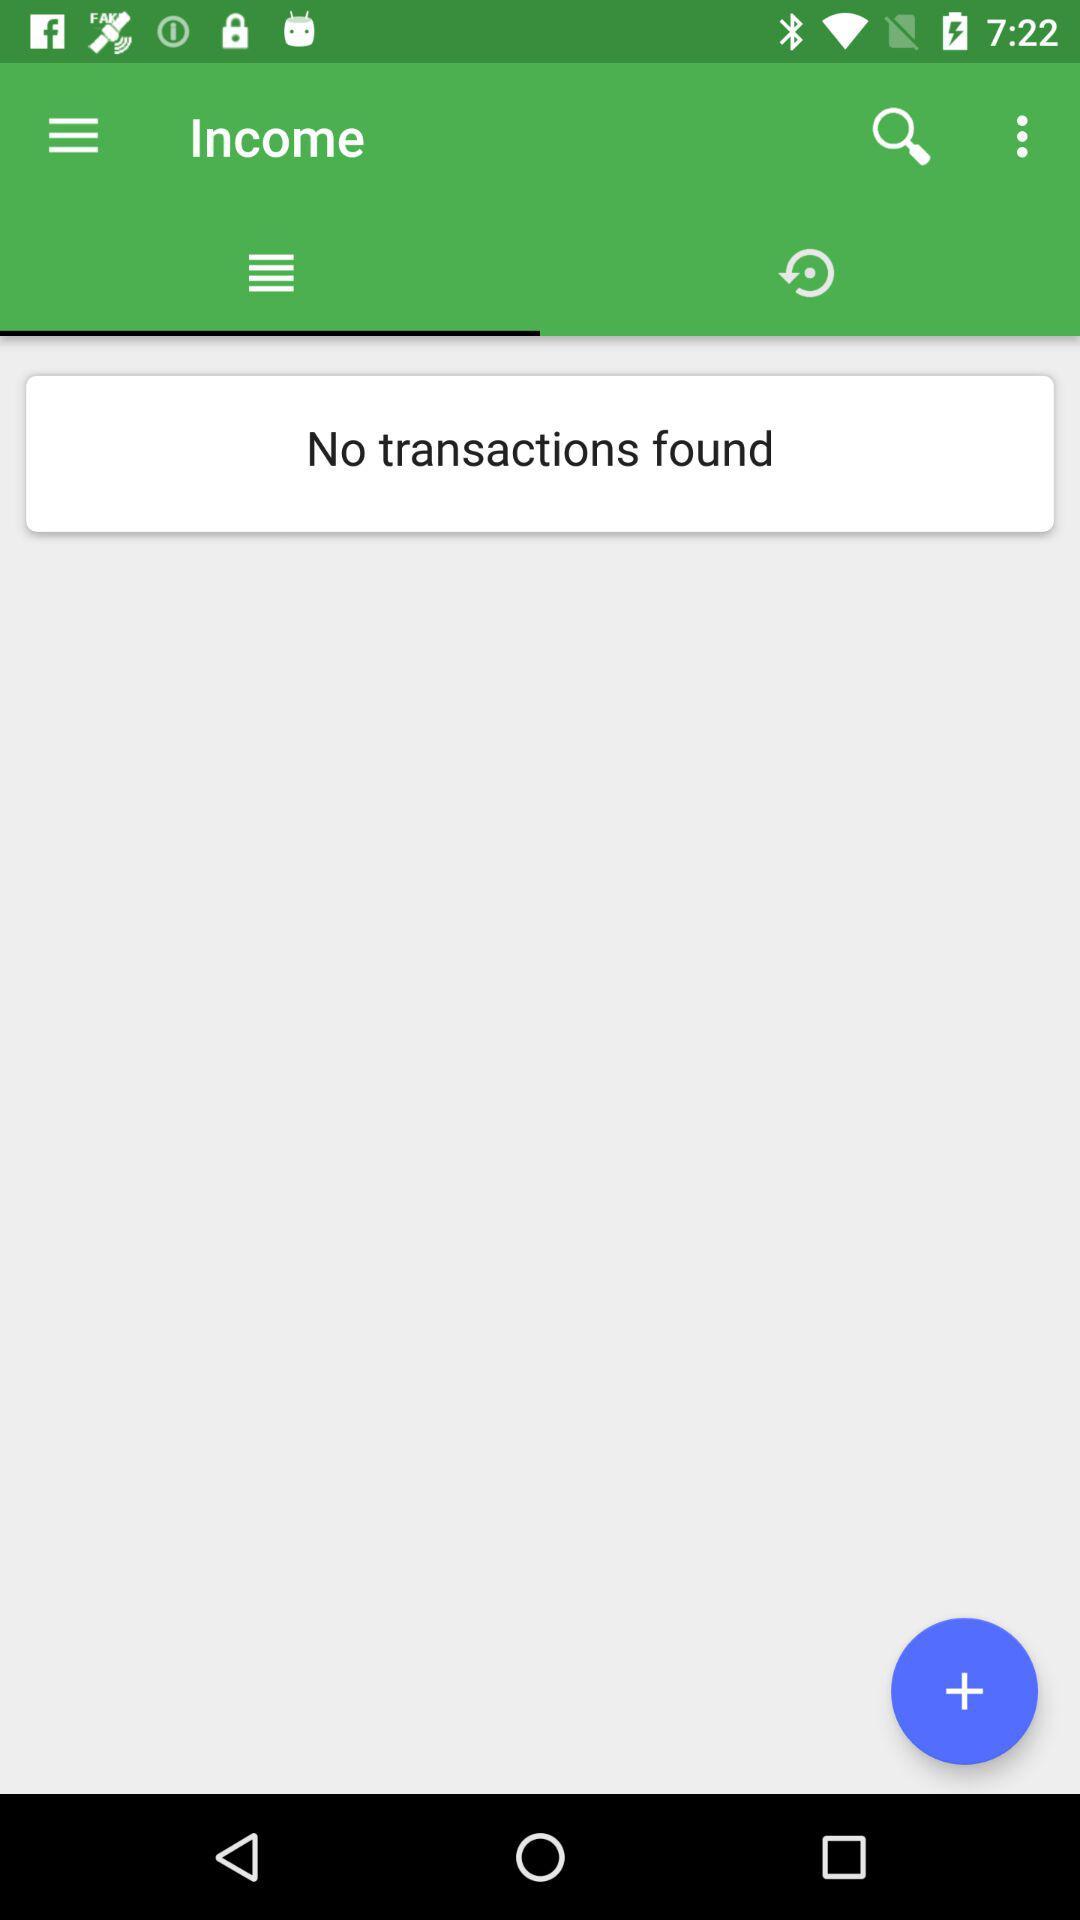  What do you see at coordinates (1027, 135) in the screenshot?
I see `the icon above no transactions found icon` at bounding box center [1027, 135].